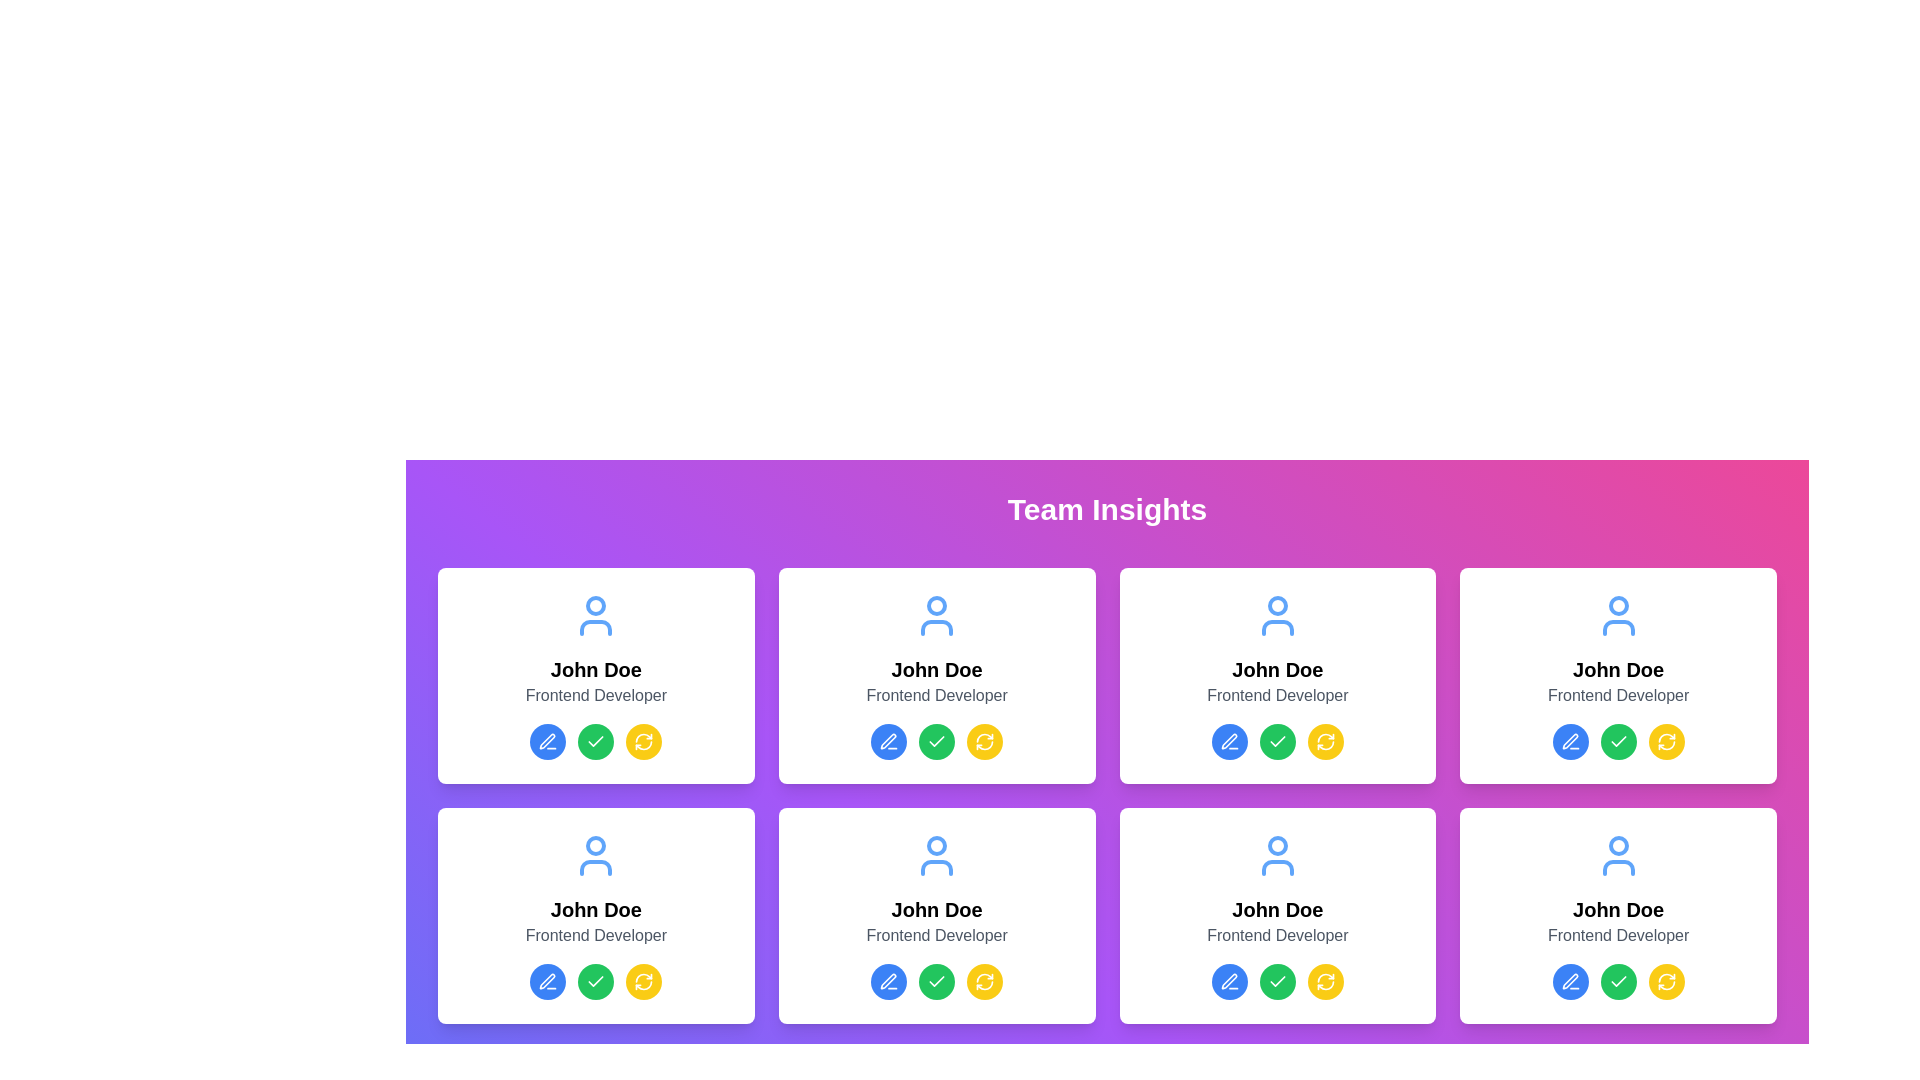  Describe the element at coordinates (1276, 615) in the screenshot. I see `the user profile icon located in the upper section of the card element, which is in the top row and third from the left, centered above the text 'John Doe' and 'Frontend Developer'` at that location.